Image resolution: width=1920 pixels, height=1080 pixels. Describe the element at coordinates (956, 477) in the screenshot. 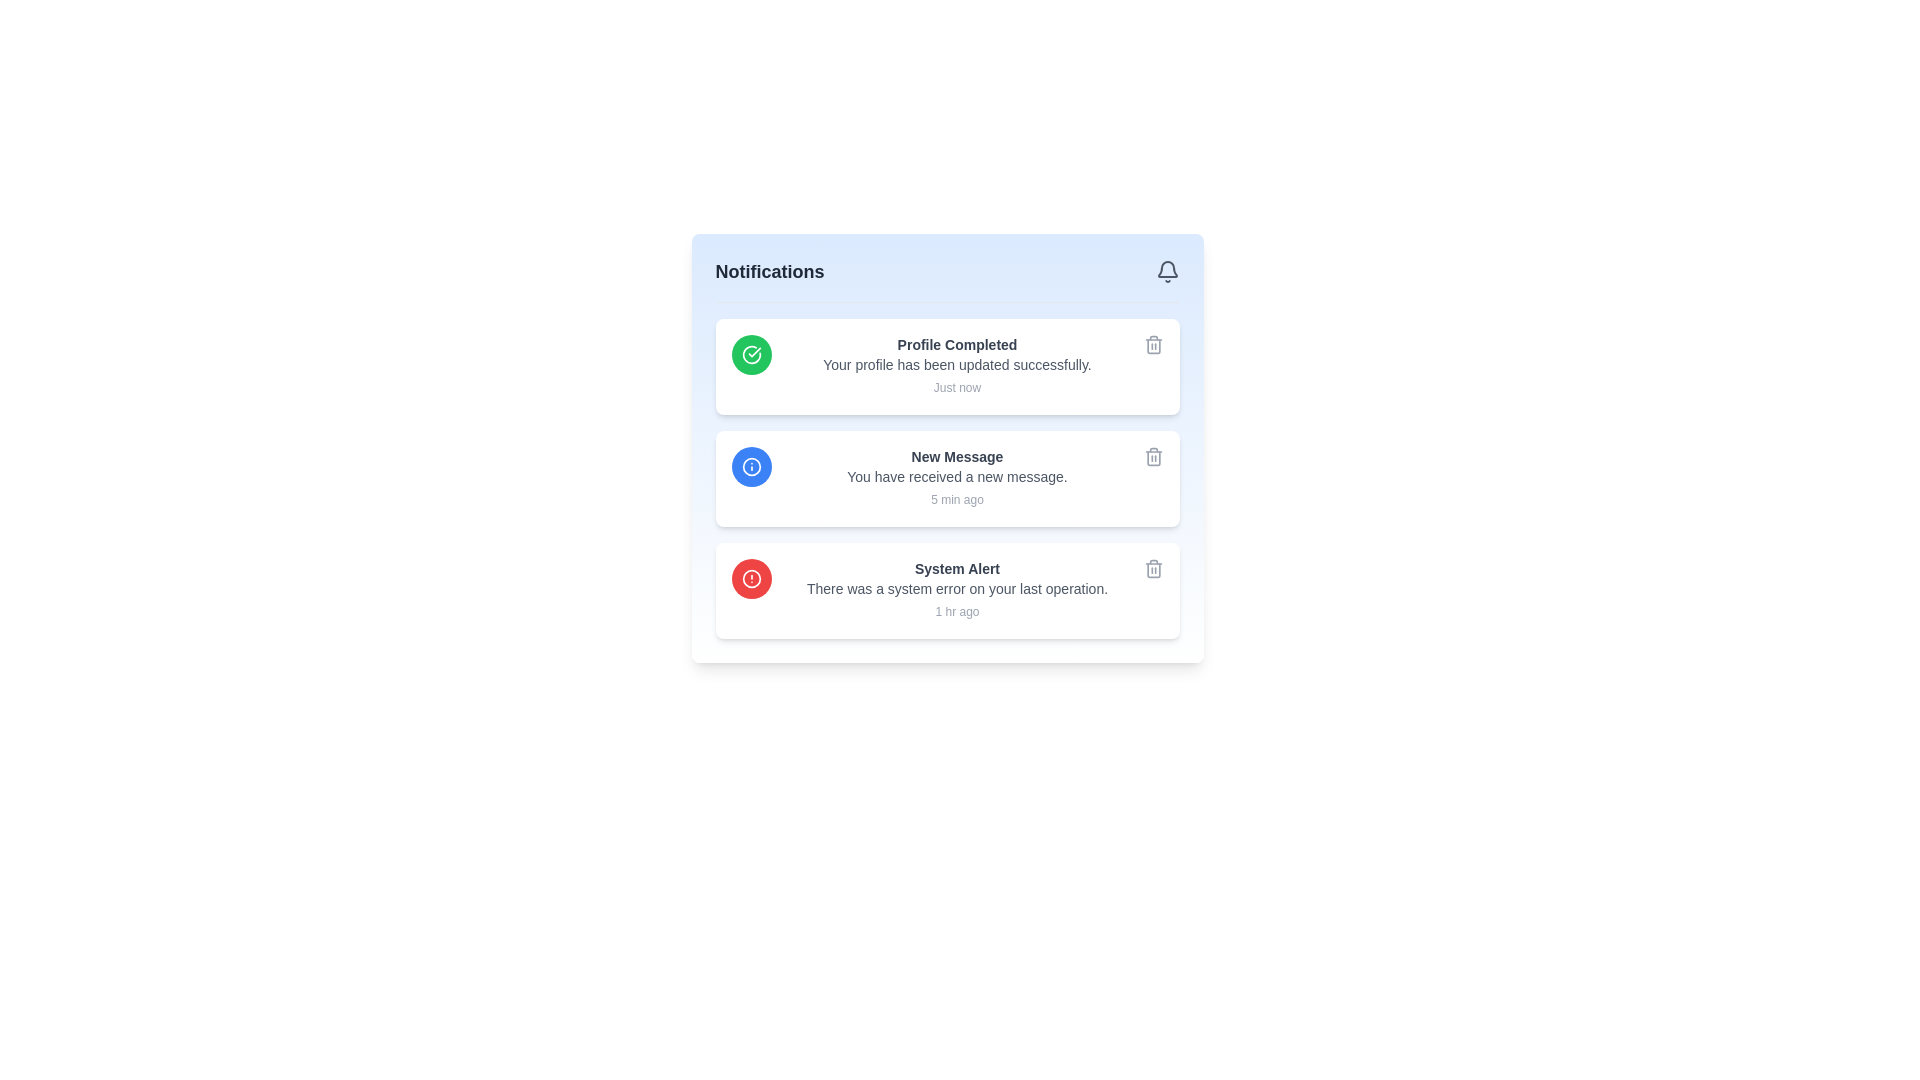

I see `the text element reading 'You have received a new message.' which is styled in a smaller font size and gray color, positioned below the bold title 'New Message' within a notification card` at that location.